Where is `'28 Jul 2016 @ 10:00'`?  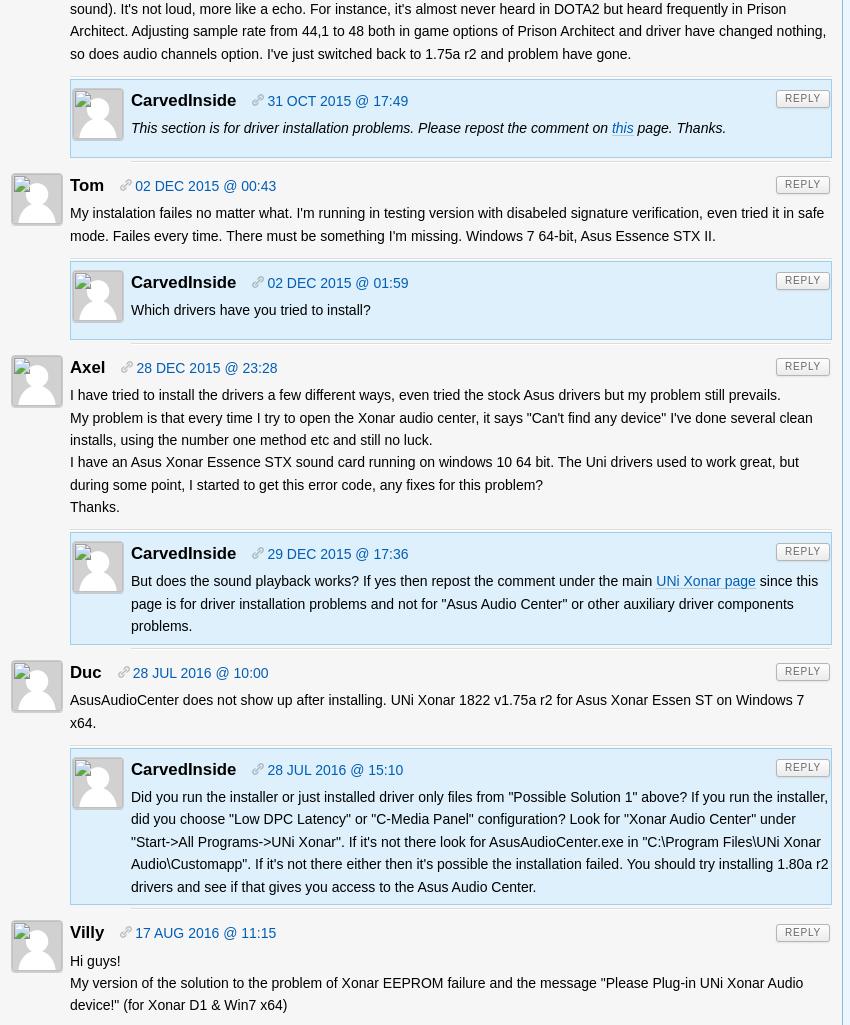
'28 Jul 2016 @ 10:00' is located at coordinates (199, 673).